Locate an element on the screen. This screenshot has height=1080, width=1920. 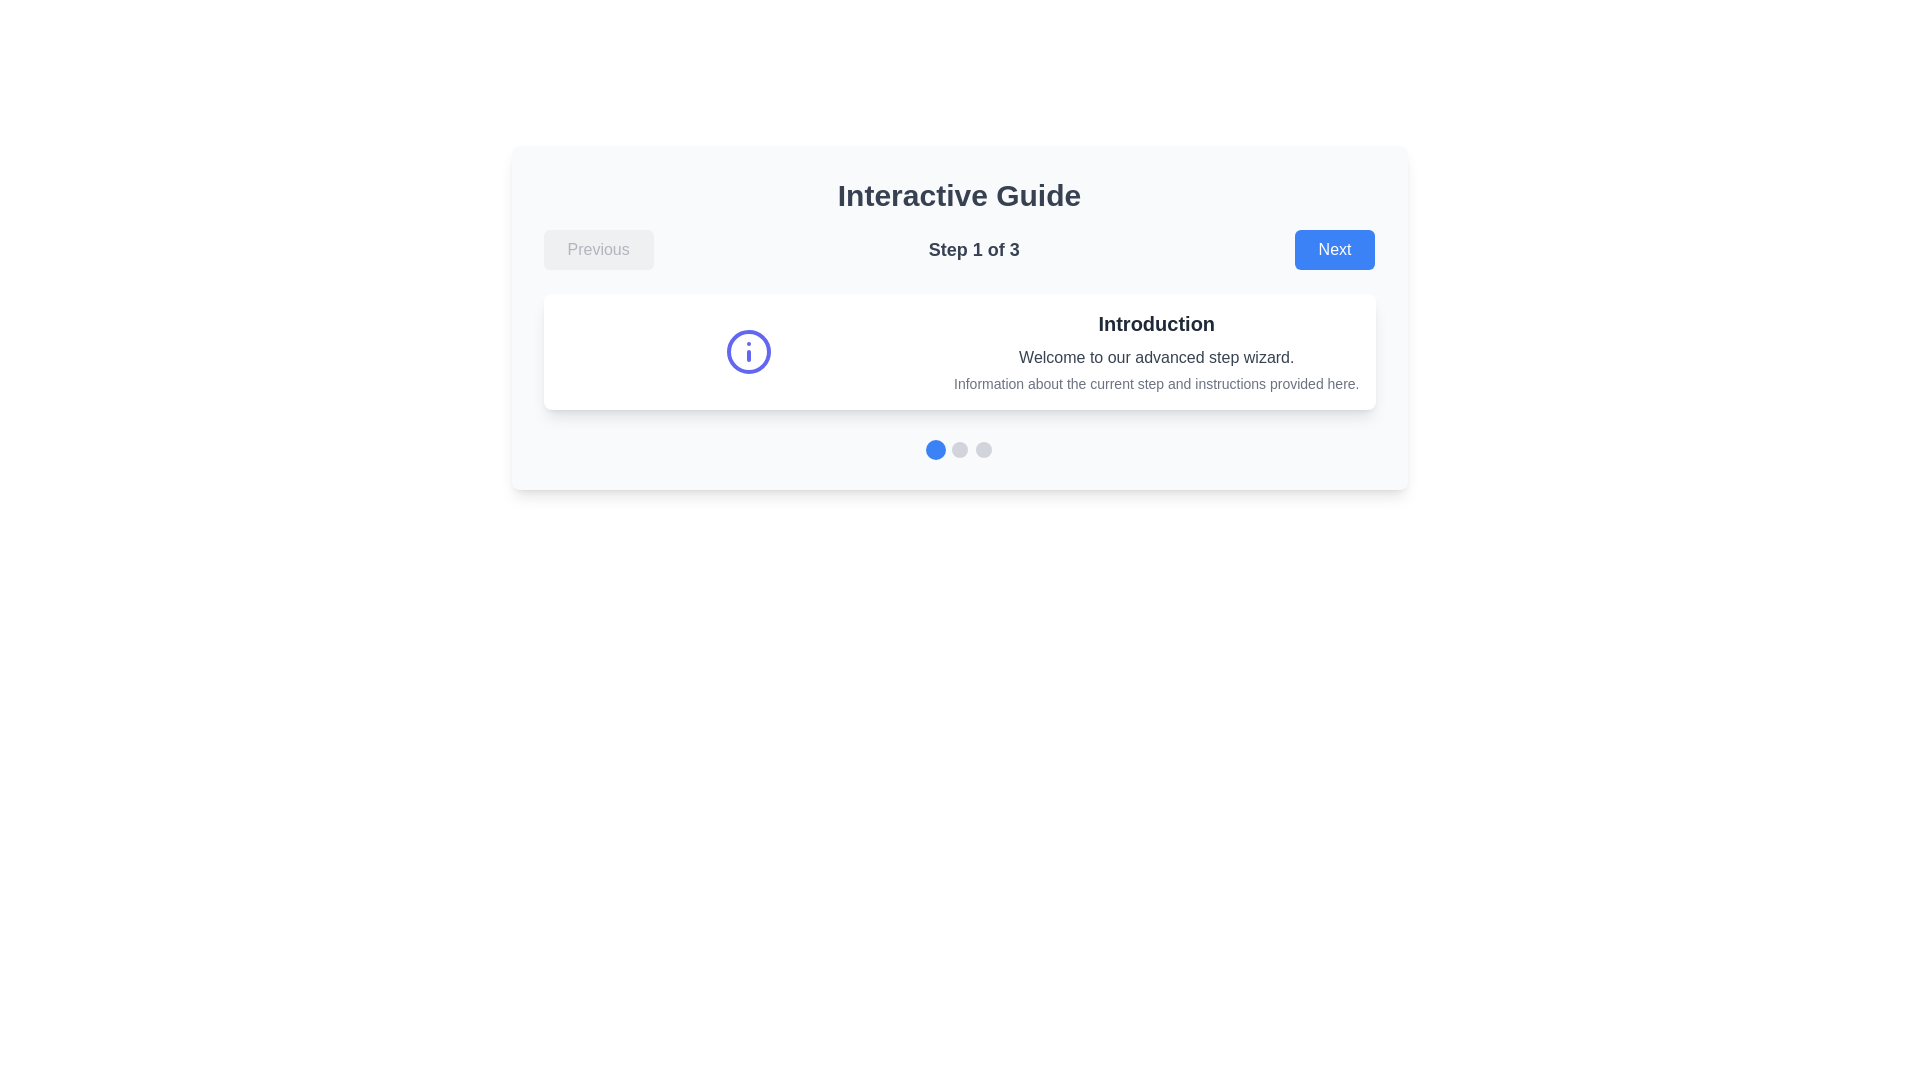
the blue 'Next' button with rounded corners to proceed to the next step is located at coordinates (1334, 249).